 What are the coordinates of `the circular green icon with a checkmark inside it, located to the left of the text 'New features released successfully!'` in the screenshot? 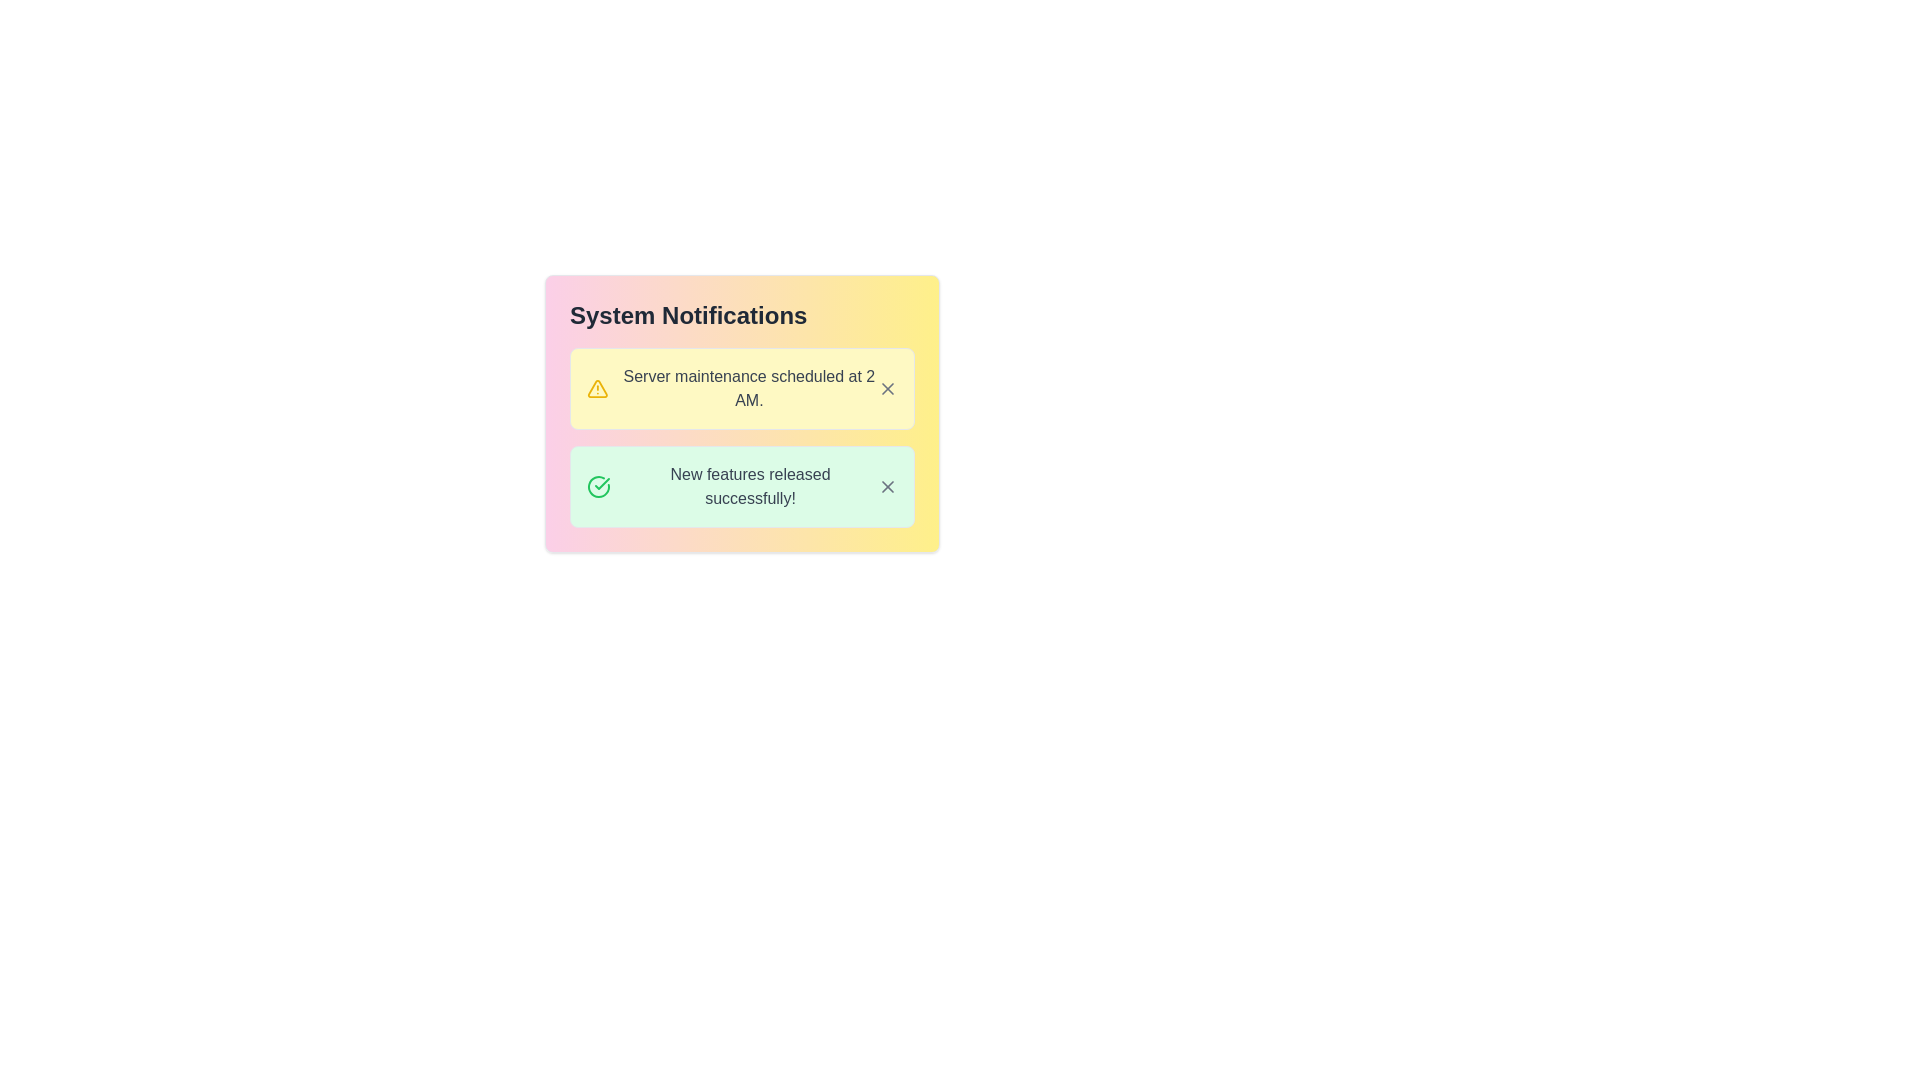 It's located at (598, 486).